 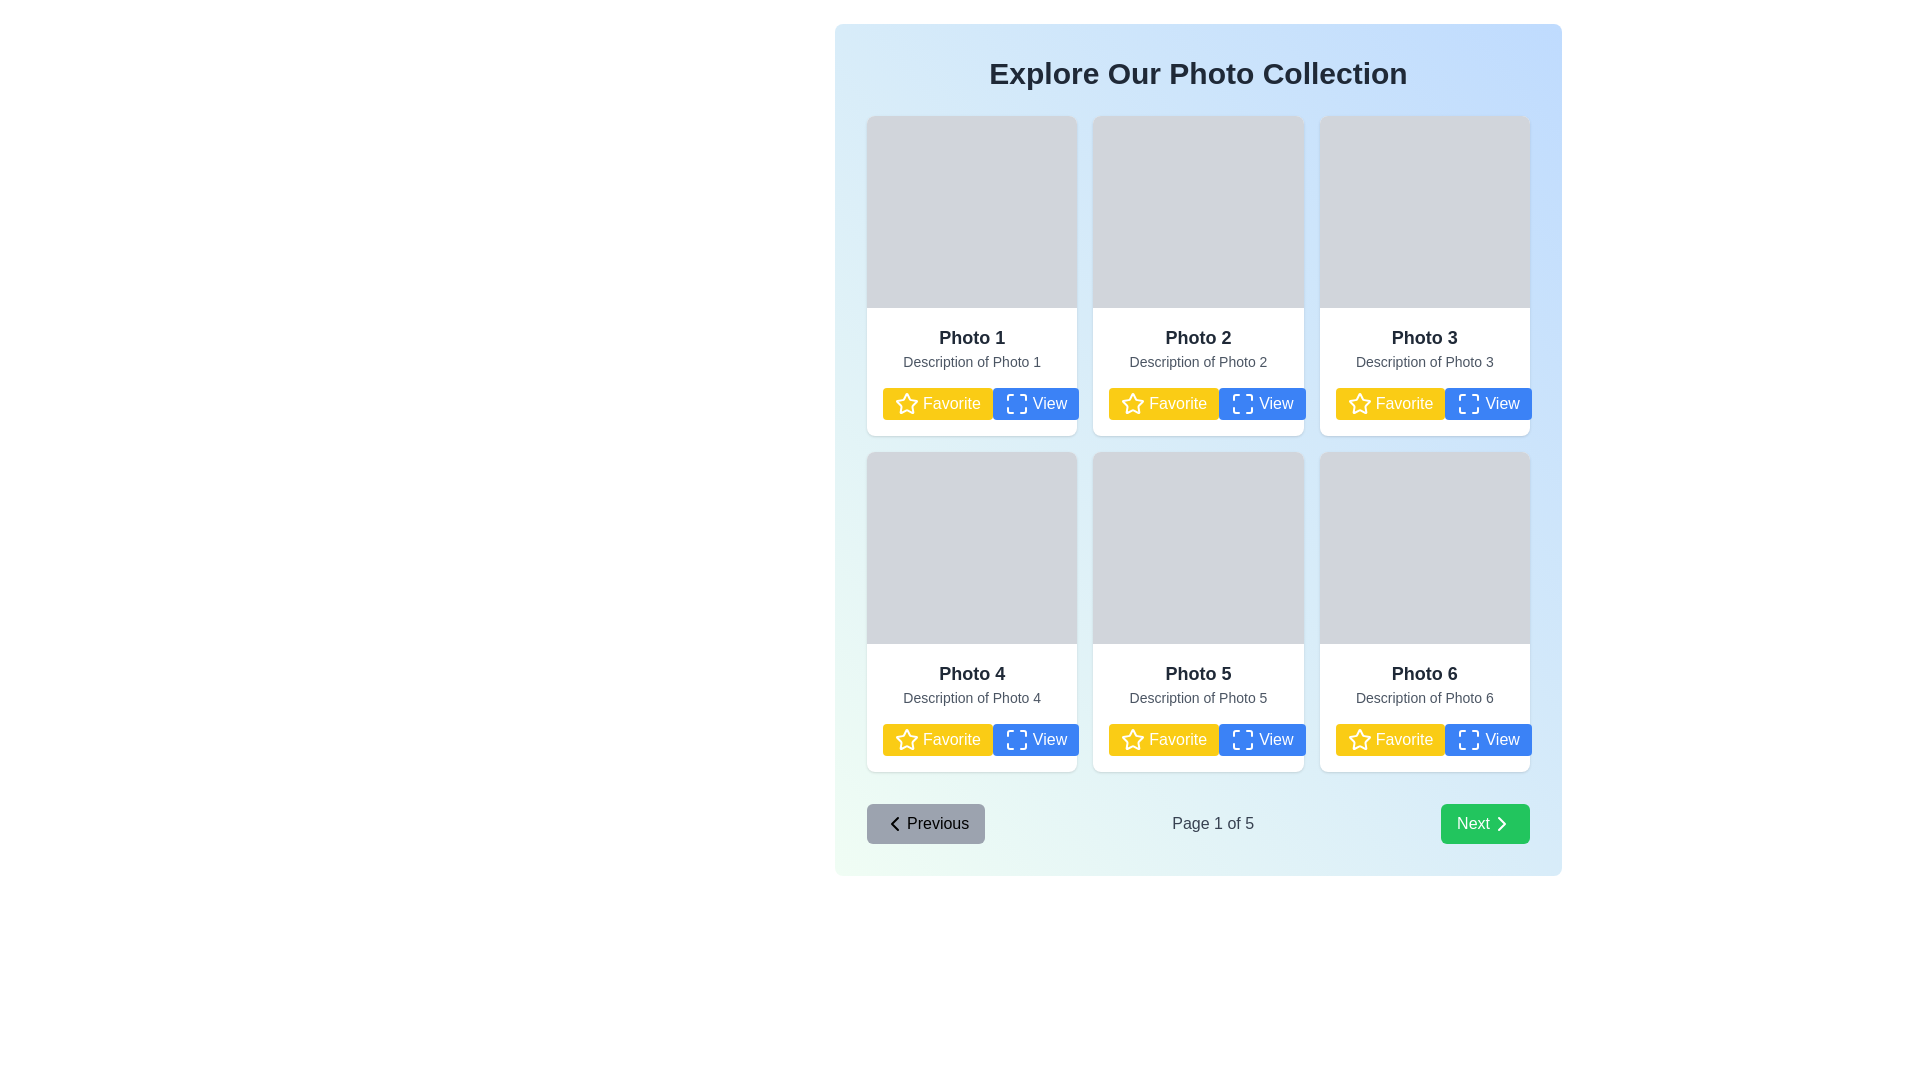 What do you see at coordinates (906, 404) in the screenshot?
I see `the yellow star-shaped icon with a black border located within the 'Favorite' button to favorite the item` at bounding box center [906, 404].